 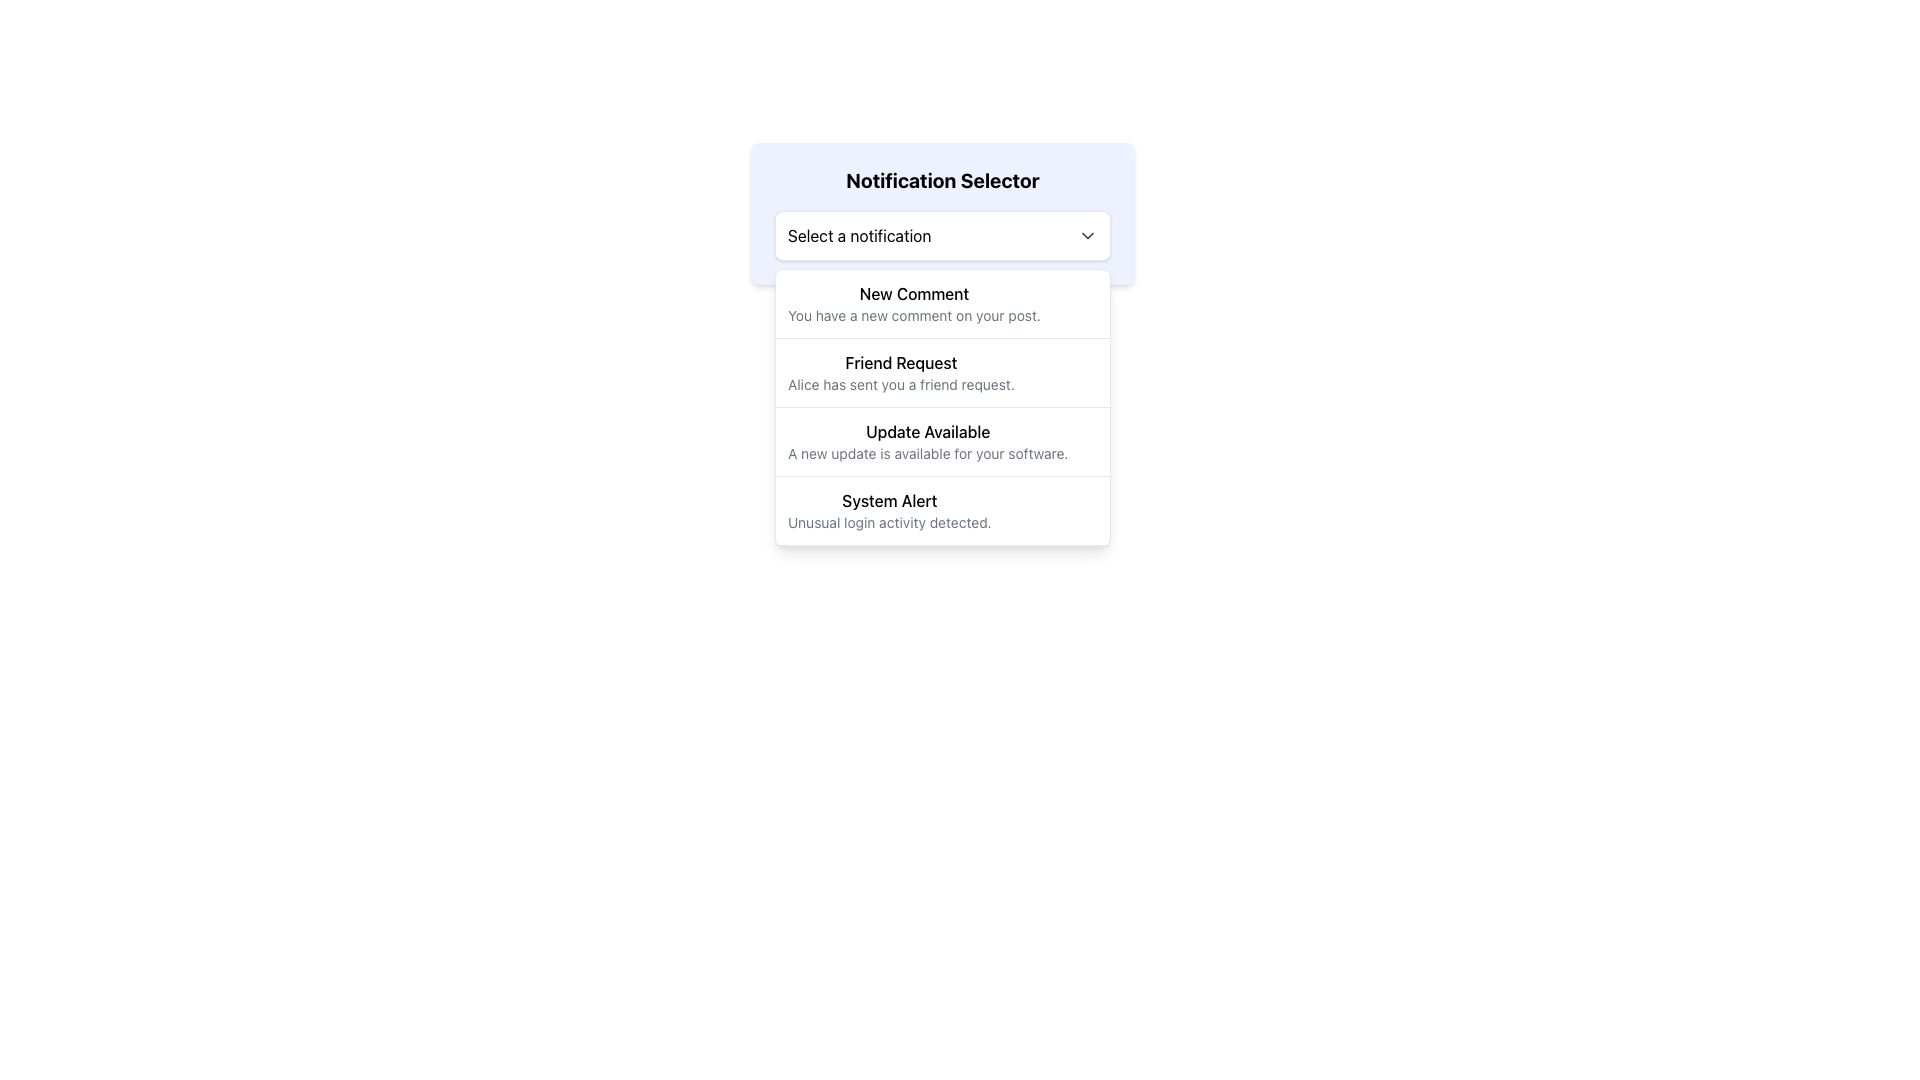 What do you see at coordinates (927, 431) in the screenshot?
I see `text of the main title for the third notification item in the 'Notification Selector' dropdown menu` at bounding box center [927, 431].